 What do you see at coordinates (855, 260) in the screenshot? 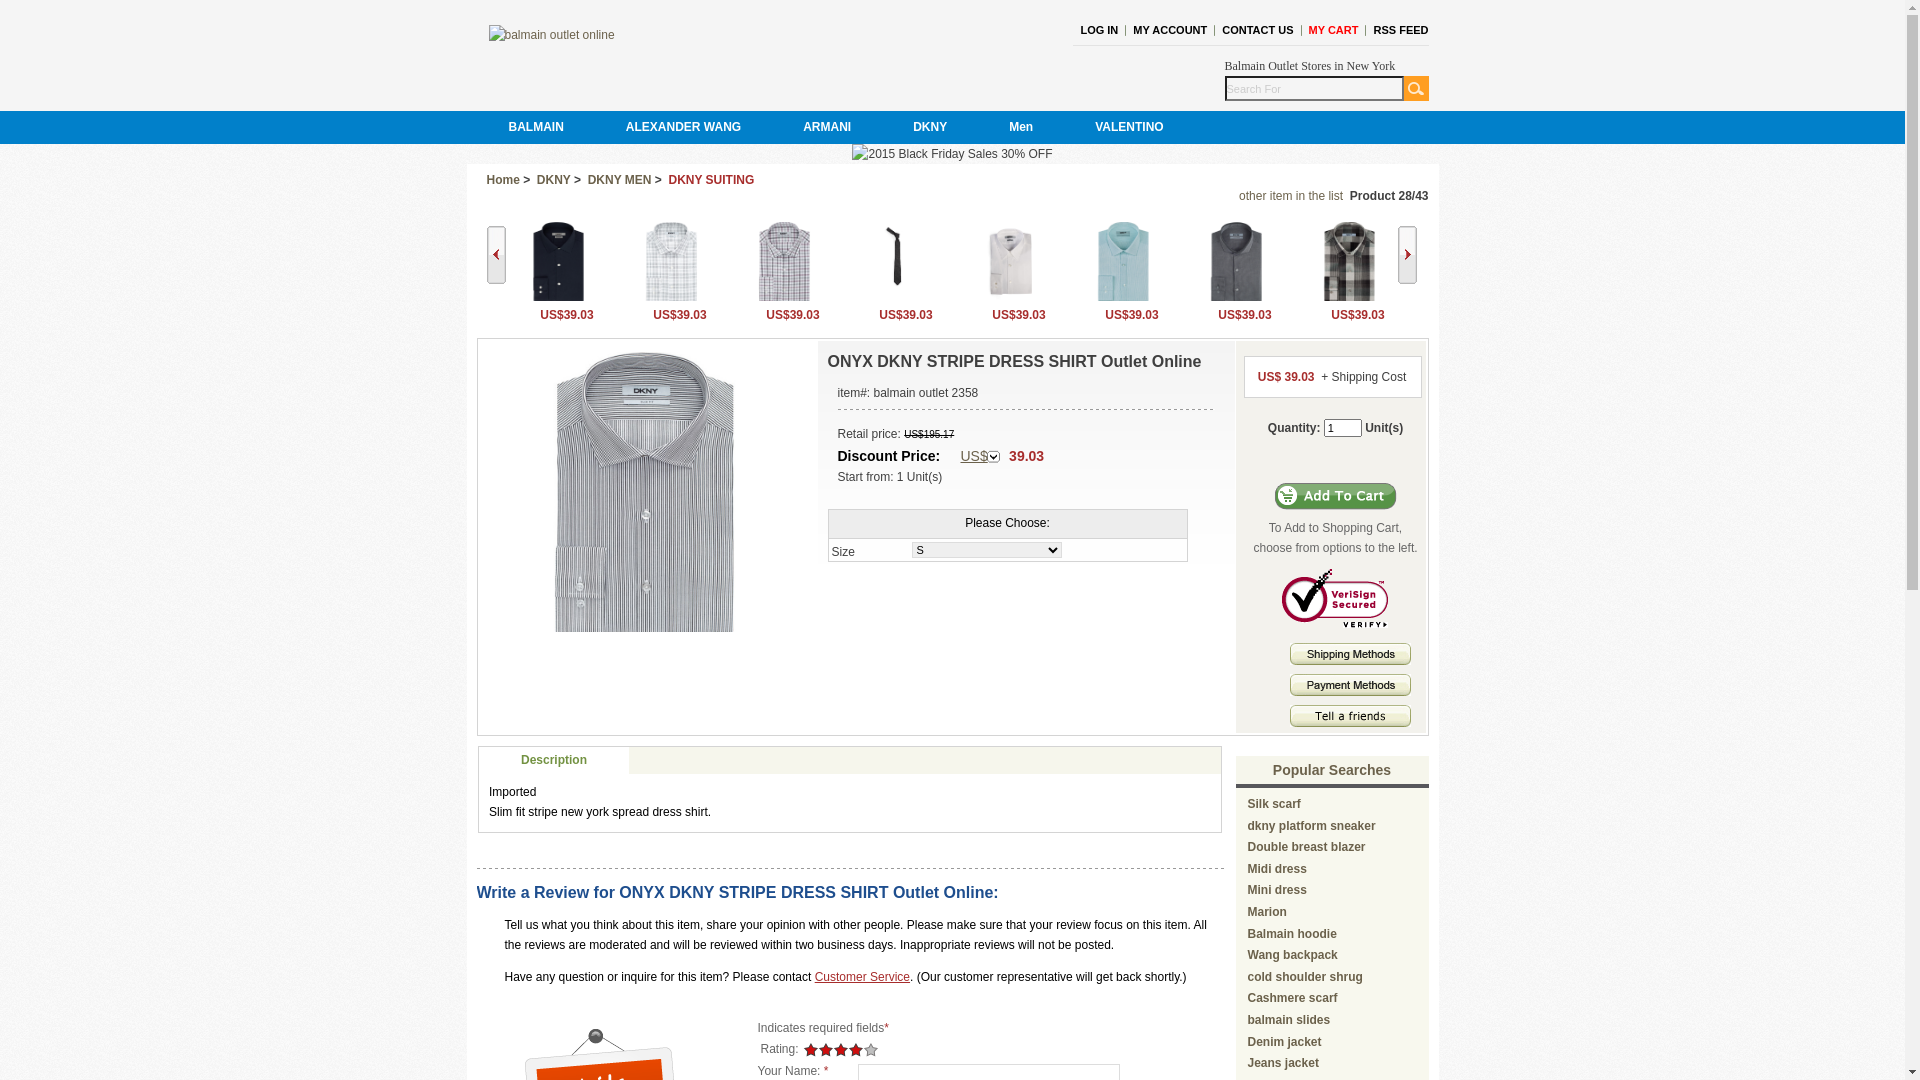
I see `' CEMENT DKNY TWEED TIE Outlet Online '` at bounding box center [855, 260].